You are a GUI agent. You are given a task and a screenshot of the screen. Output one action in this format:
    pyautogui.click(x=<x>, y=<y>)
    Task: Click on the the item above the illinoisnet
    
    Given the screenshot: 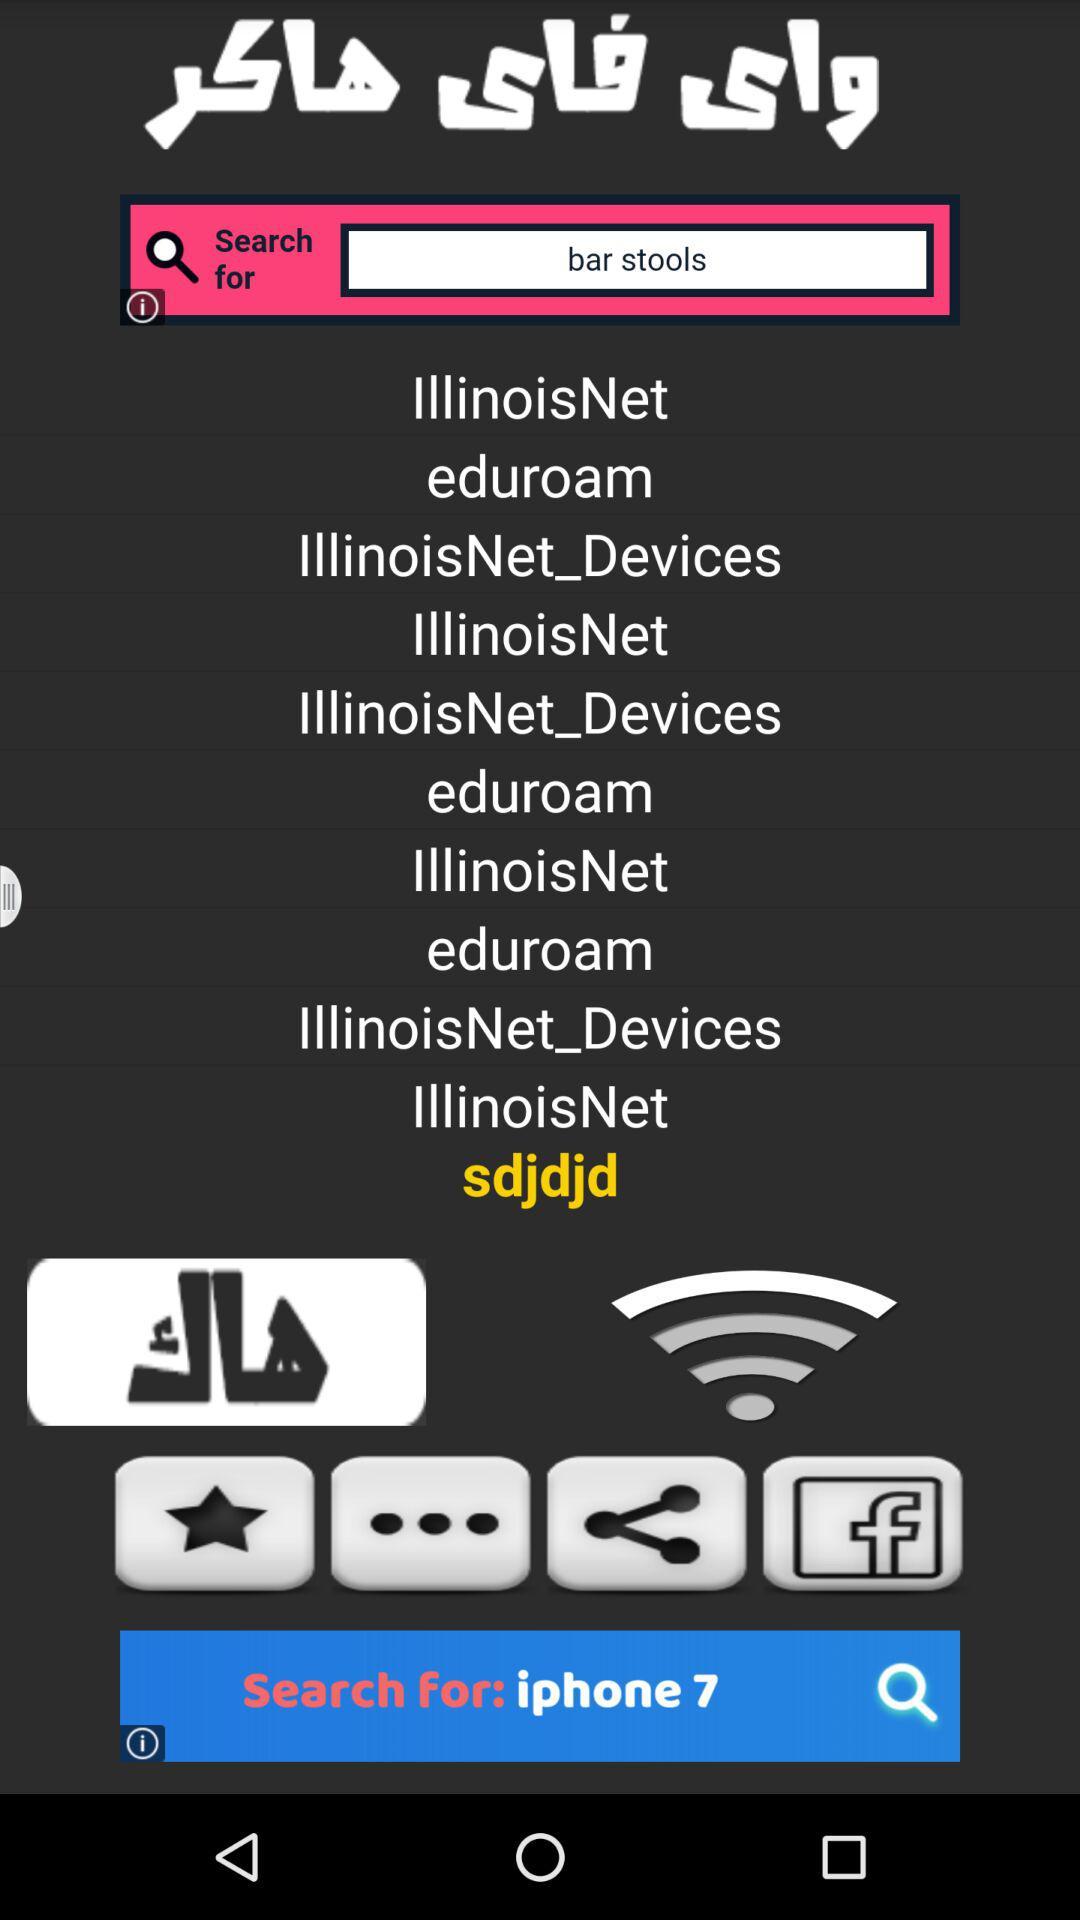 What is the action you would take?
    pyautogui.click(x=540, y=258)
    